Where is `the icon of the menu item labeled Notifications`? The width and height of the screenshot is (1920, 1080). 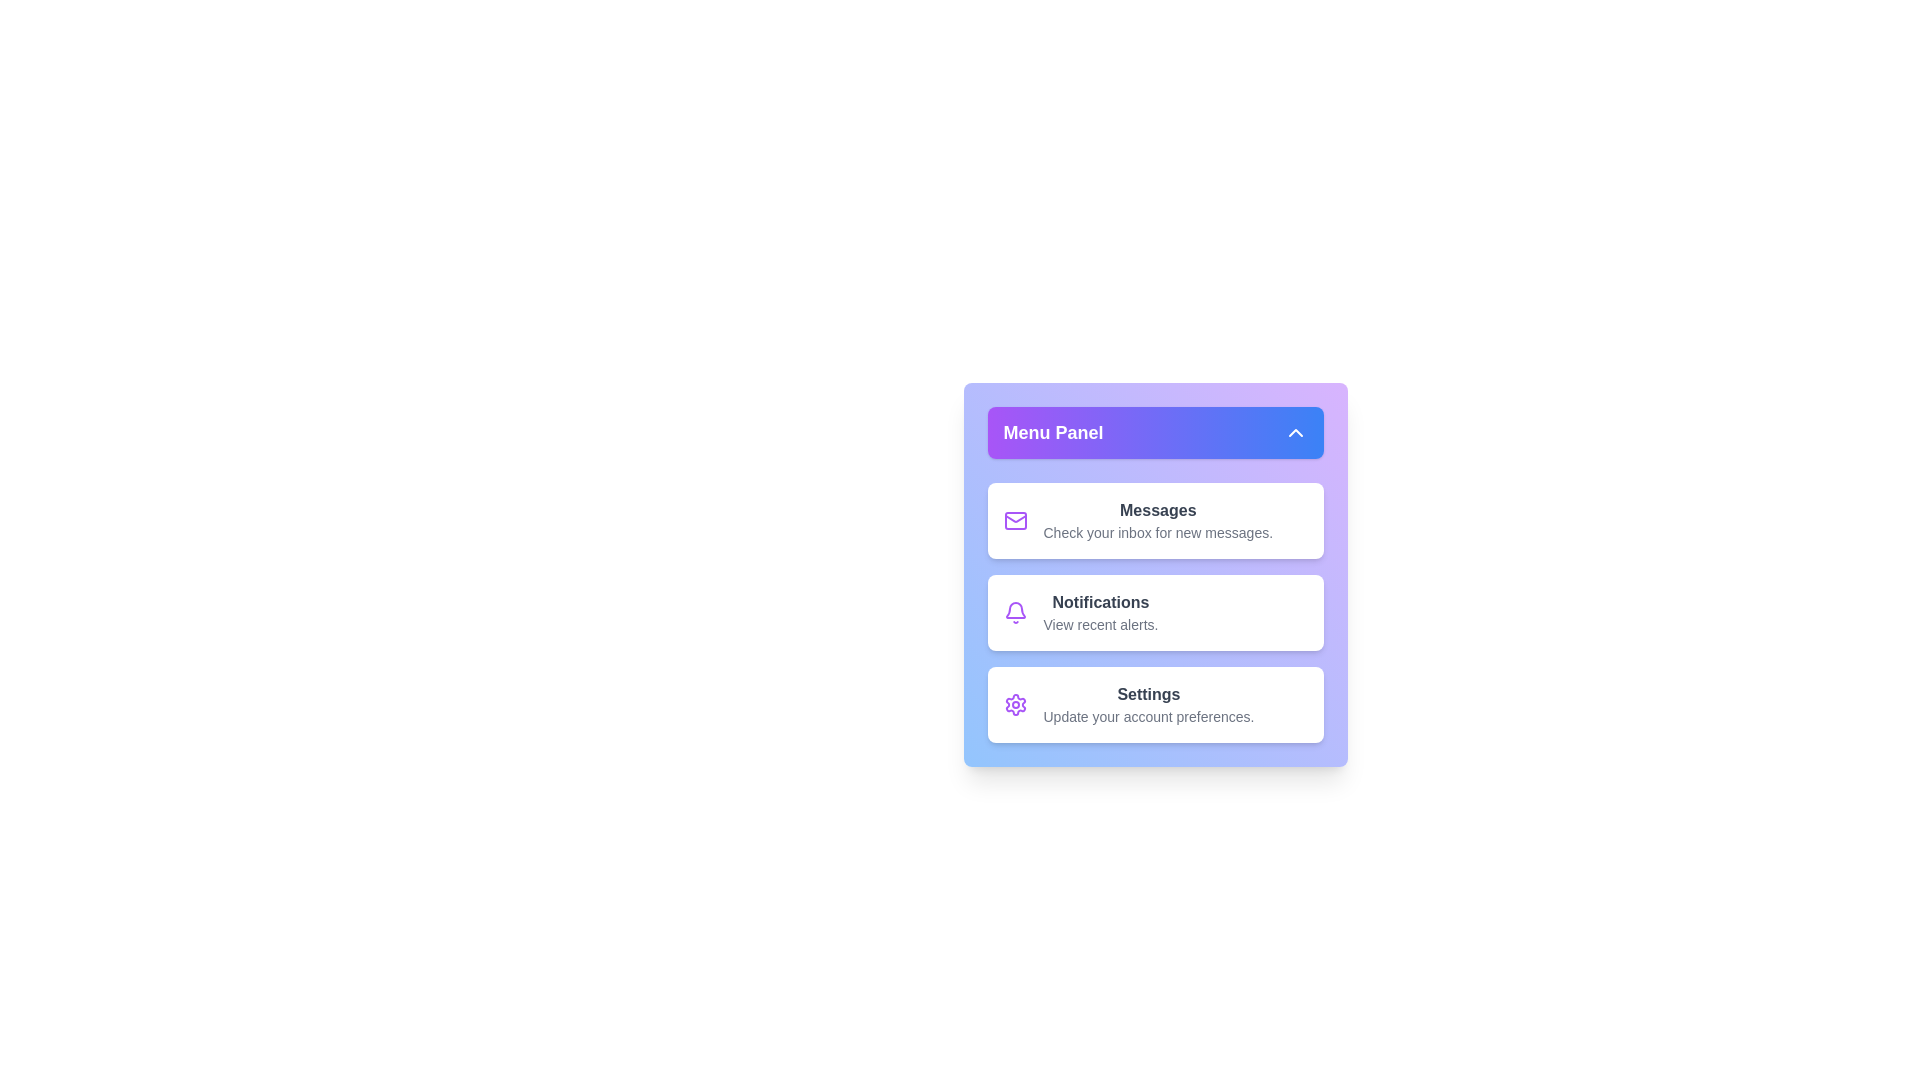
the icon of the menu item labeled Notifications is located at coordinates (1015, 612).